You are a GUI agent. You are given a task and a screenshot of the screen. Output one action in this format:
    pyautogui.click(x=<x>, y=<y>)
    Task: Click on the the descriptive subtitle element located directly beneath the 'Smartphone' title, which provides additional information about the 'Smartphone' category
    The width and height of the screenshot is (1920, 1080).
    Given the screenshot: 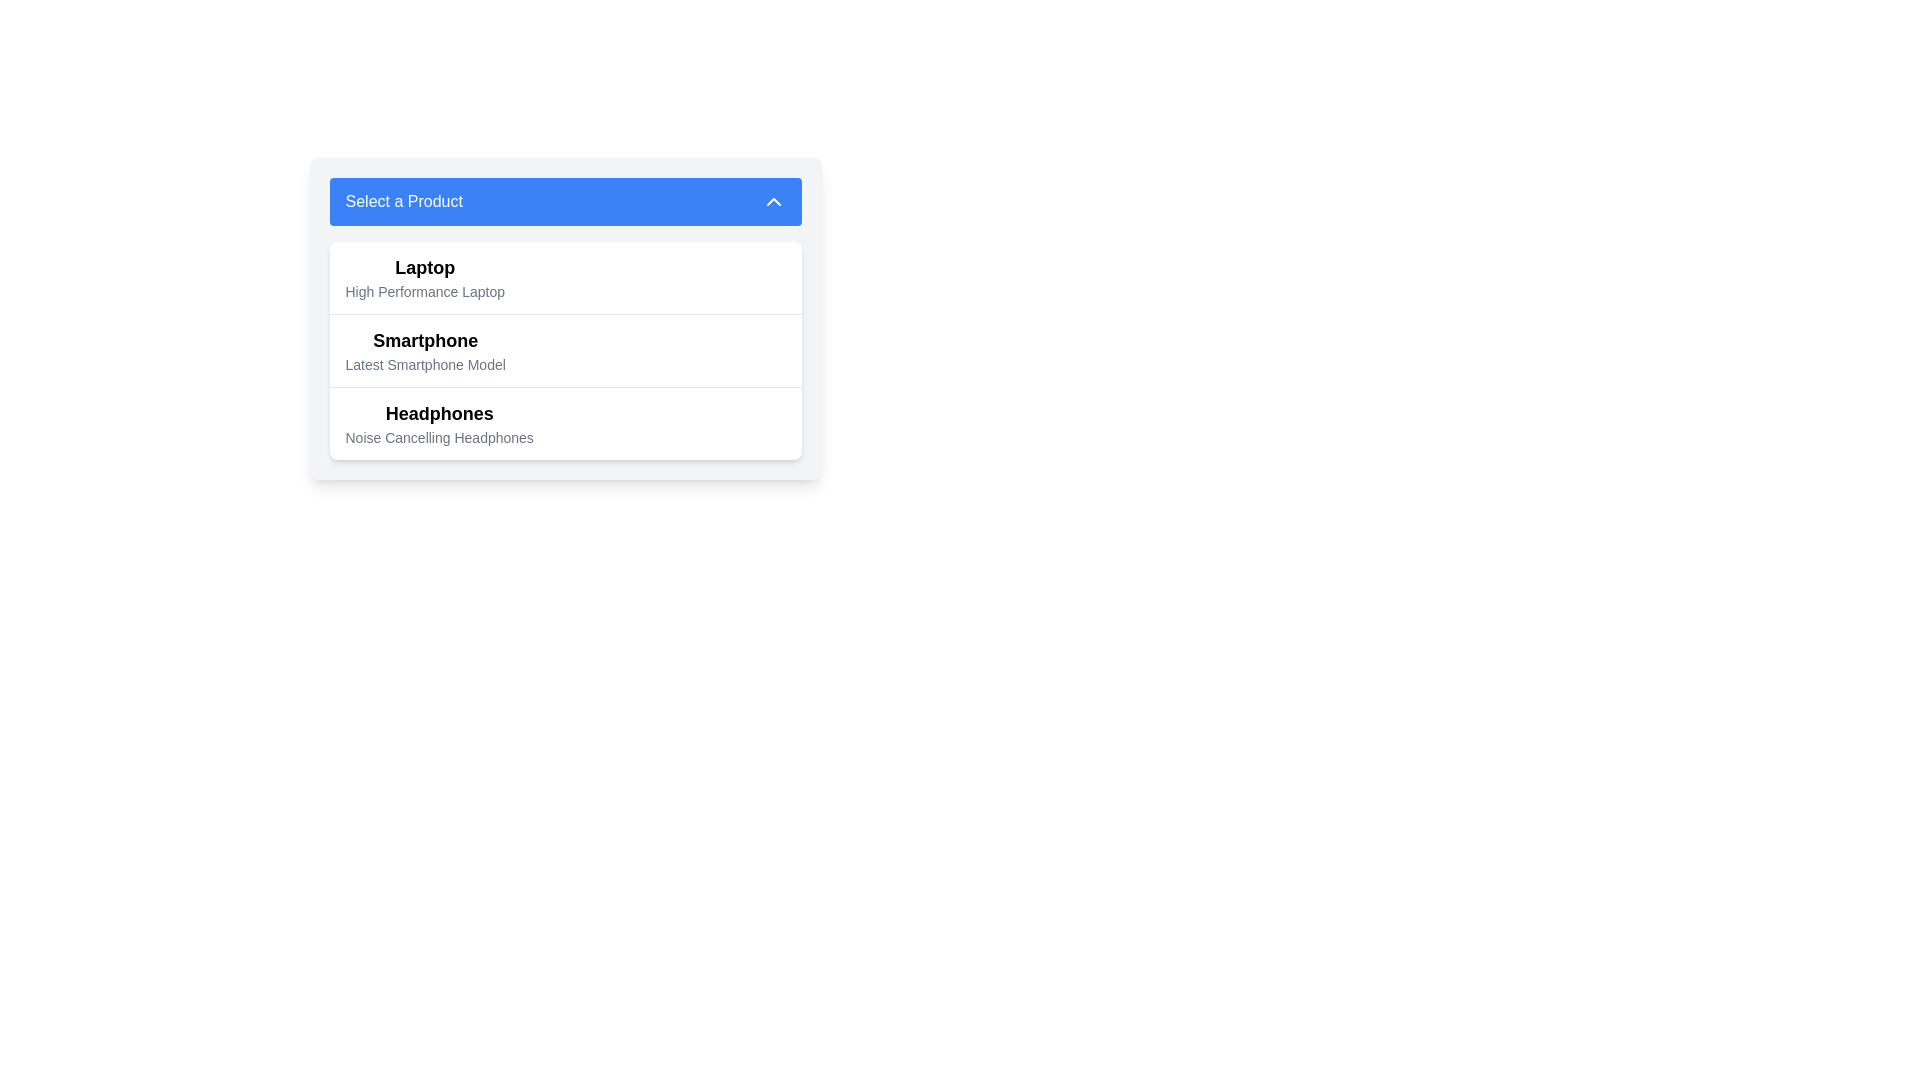 What is the action you would take?
    pyautogui.click(x=424, y=365)
    